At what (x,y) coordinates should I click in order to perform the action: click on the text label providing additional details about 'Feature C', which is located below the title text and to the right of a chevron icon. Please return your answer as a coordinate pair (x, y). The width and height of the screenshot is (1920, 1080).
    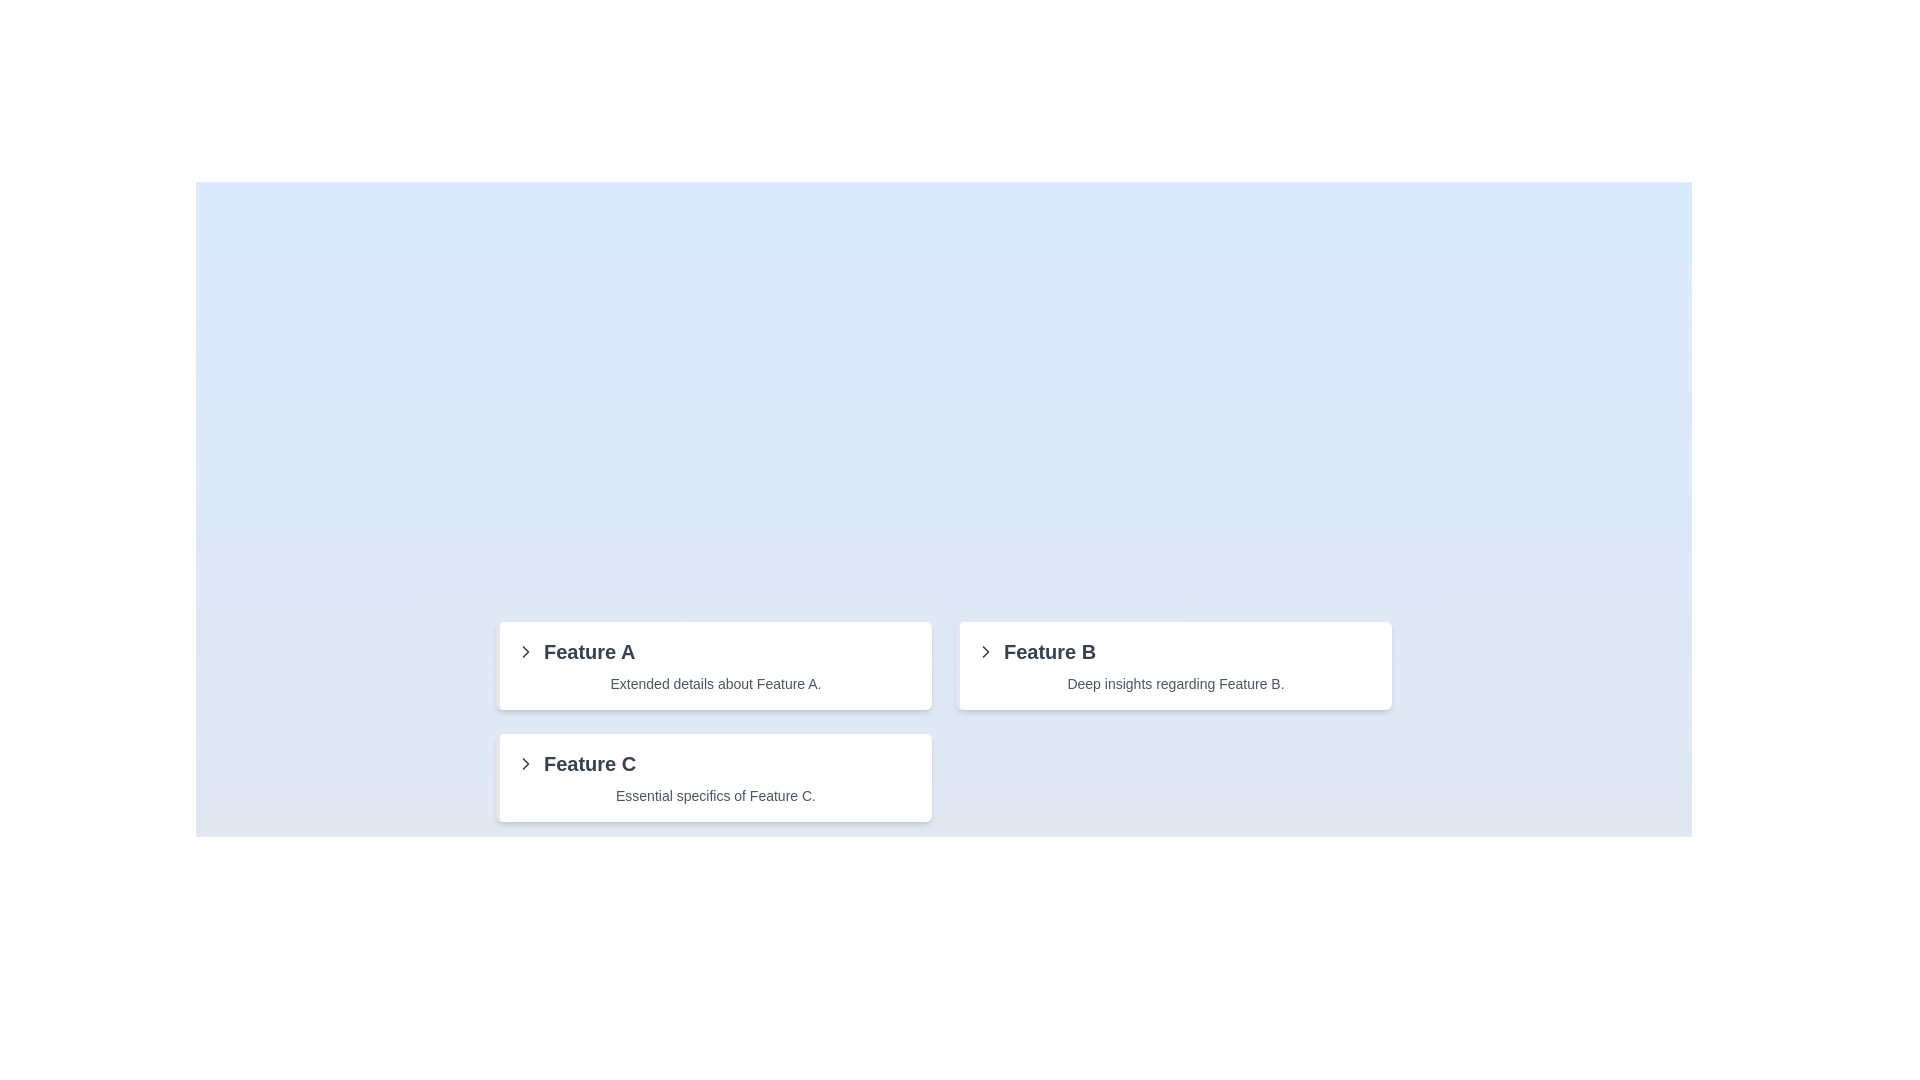
    Looking at the image, I should click on (715, 794).